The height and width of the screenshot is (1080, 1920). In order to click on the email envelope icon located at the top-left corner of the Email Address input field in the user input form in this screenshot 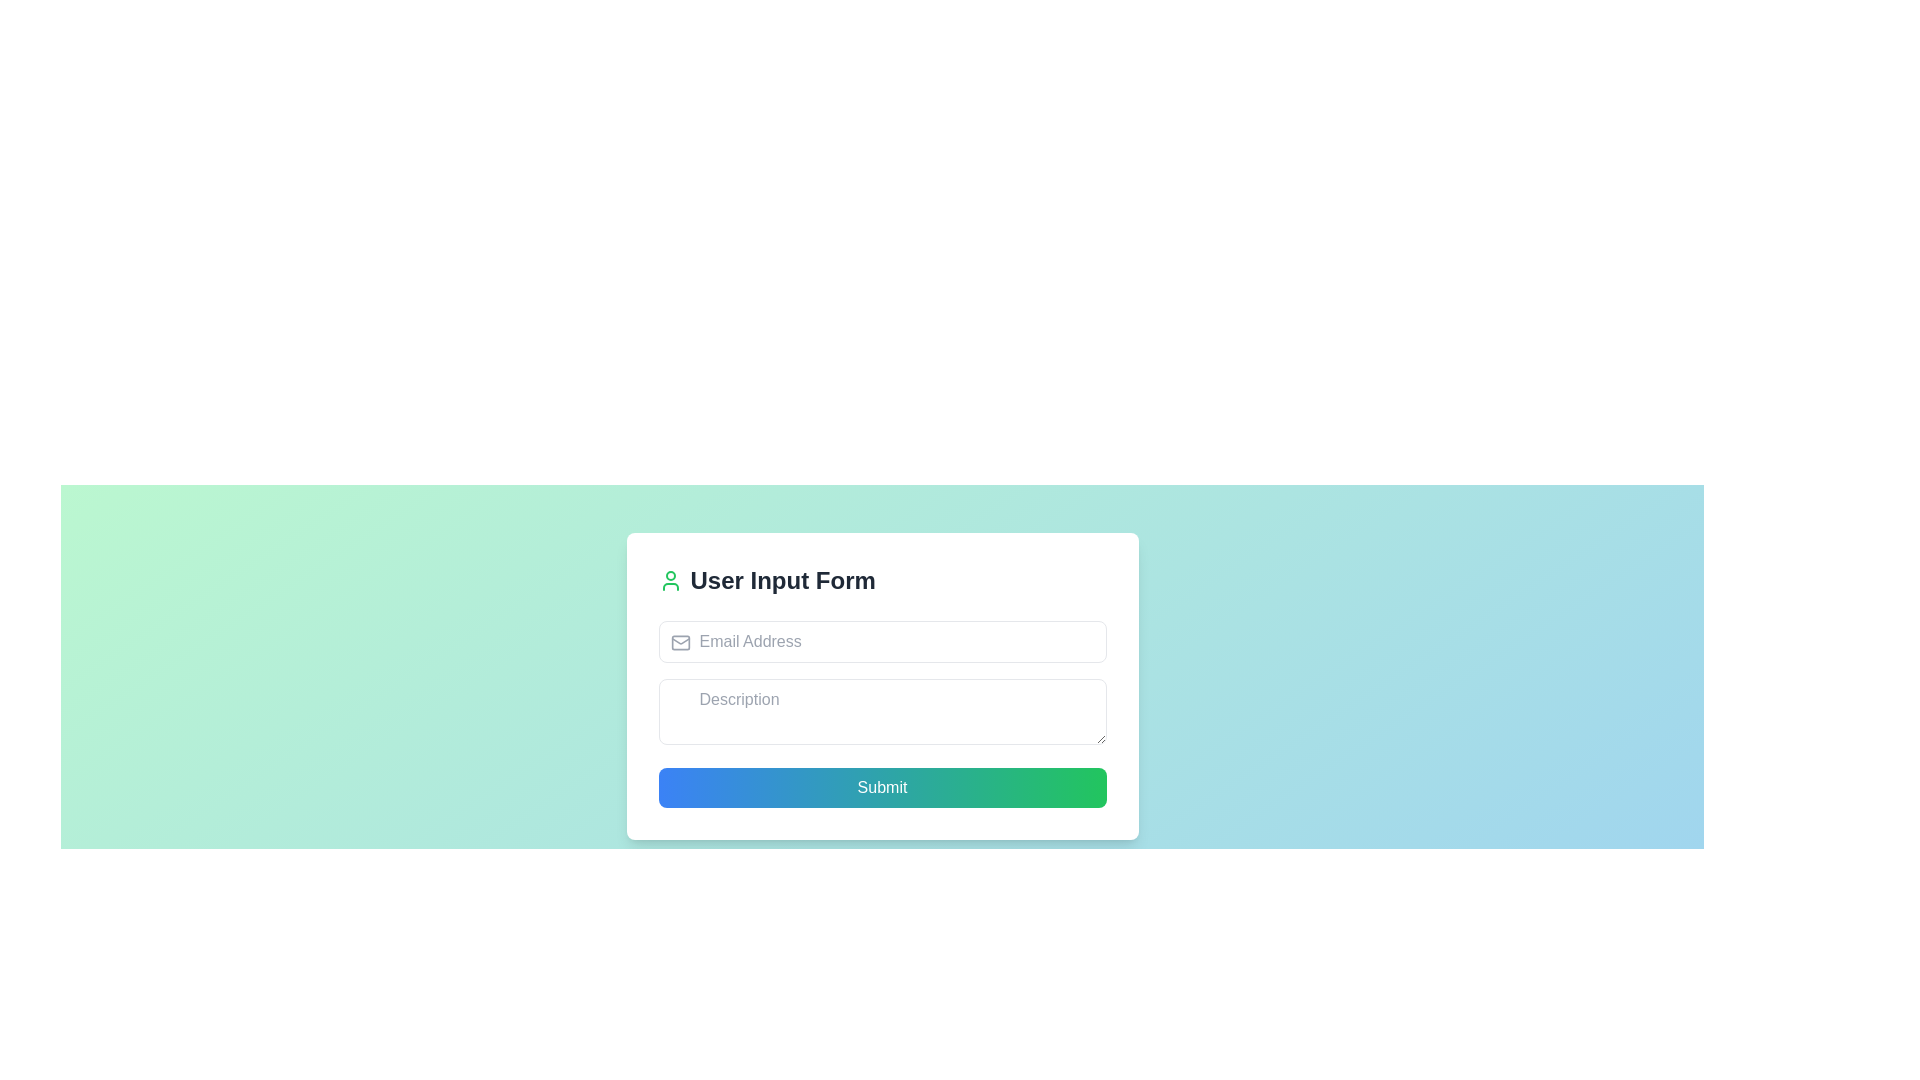, I will do `click(680, 643)`.